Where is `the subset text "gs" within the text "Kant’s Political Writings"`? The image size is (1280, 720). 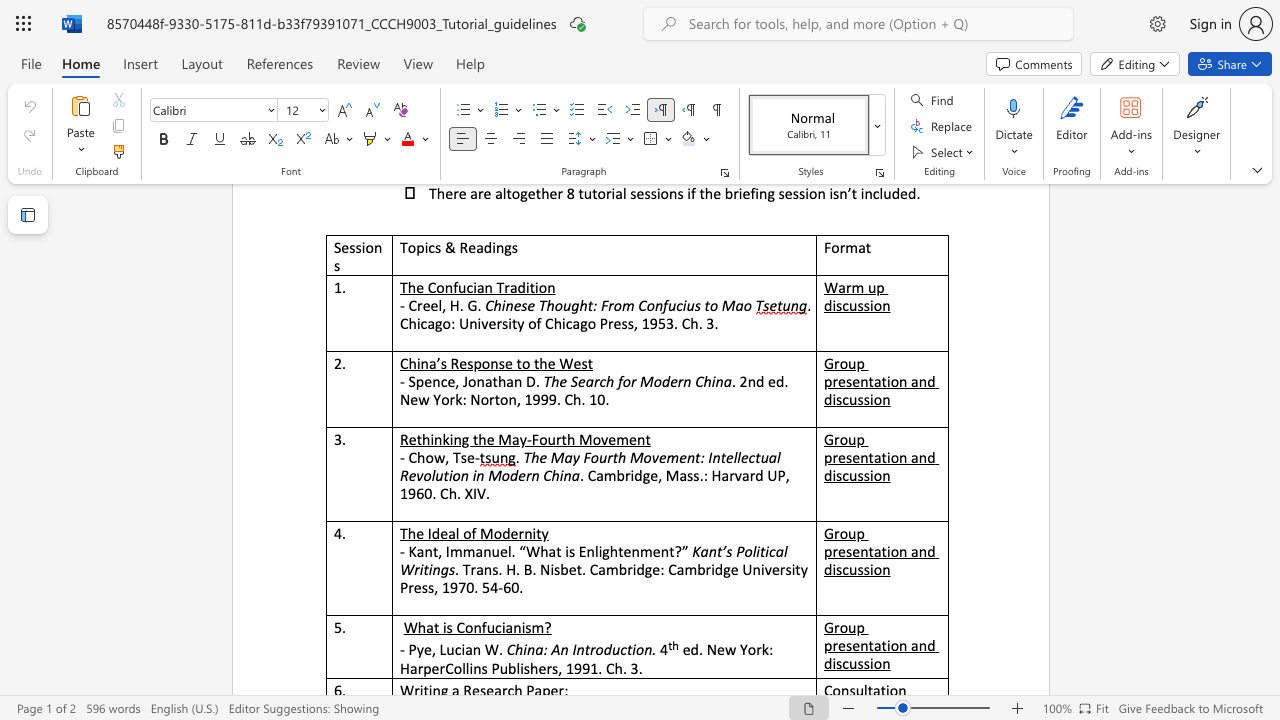
the subset text "gs" within the text "Kant’s Political Writings" is located at coordinates (439, 569).